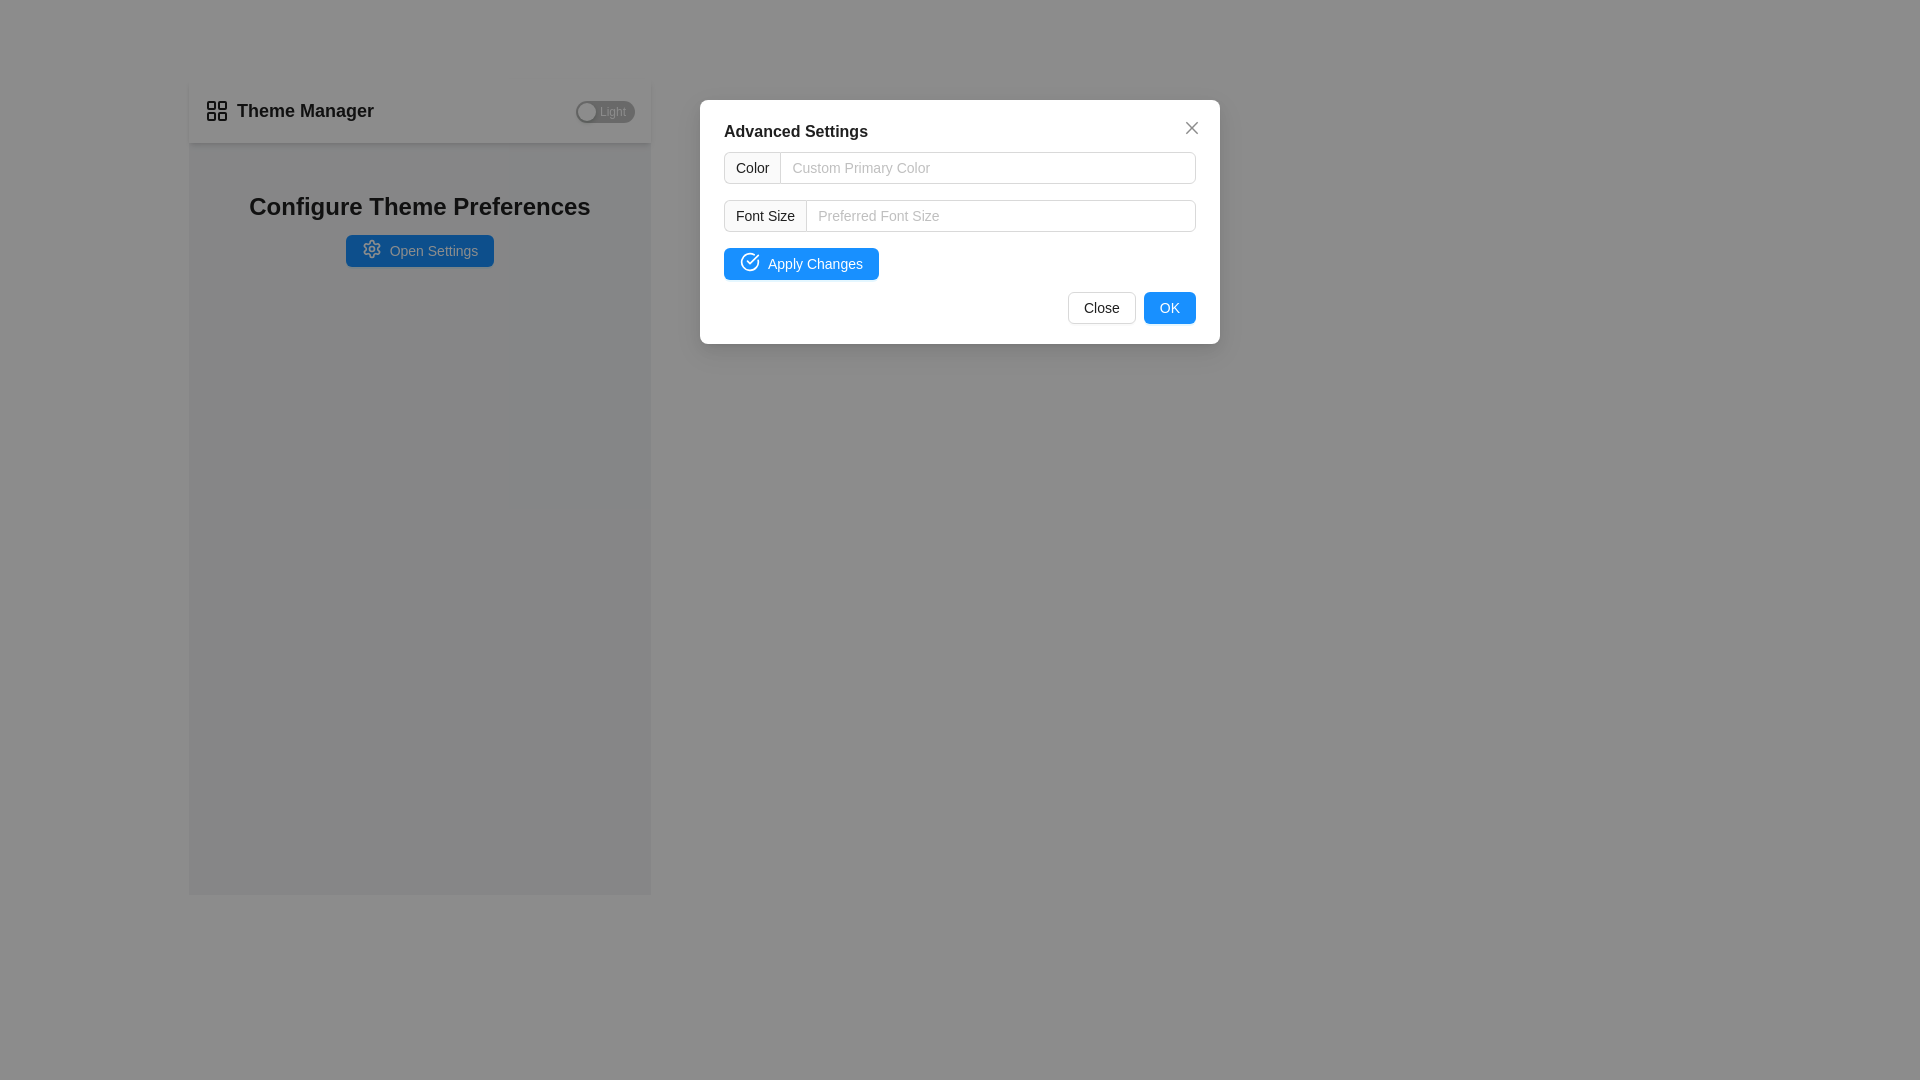  I want to click on the small circular gear icon within the blue button labeled 'Open Settings', so click(371, 249).